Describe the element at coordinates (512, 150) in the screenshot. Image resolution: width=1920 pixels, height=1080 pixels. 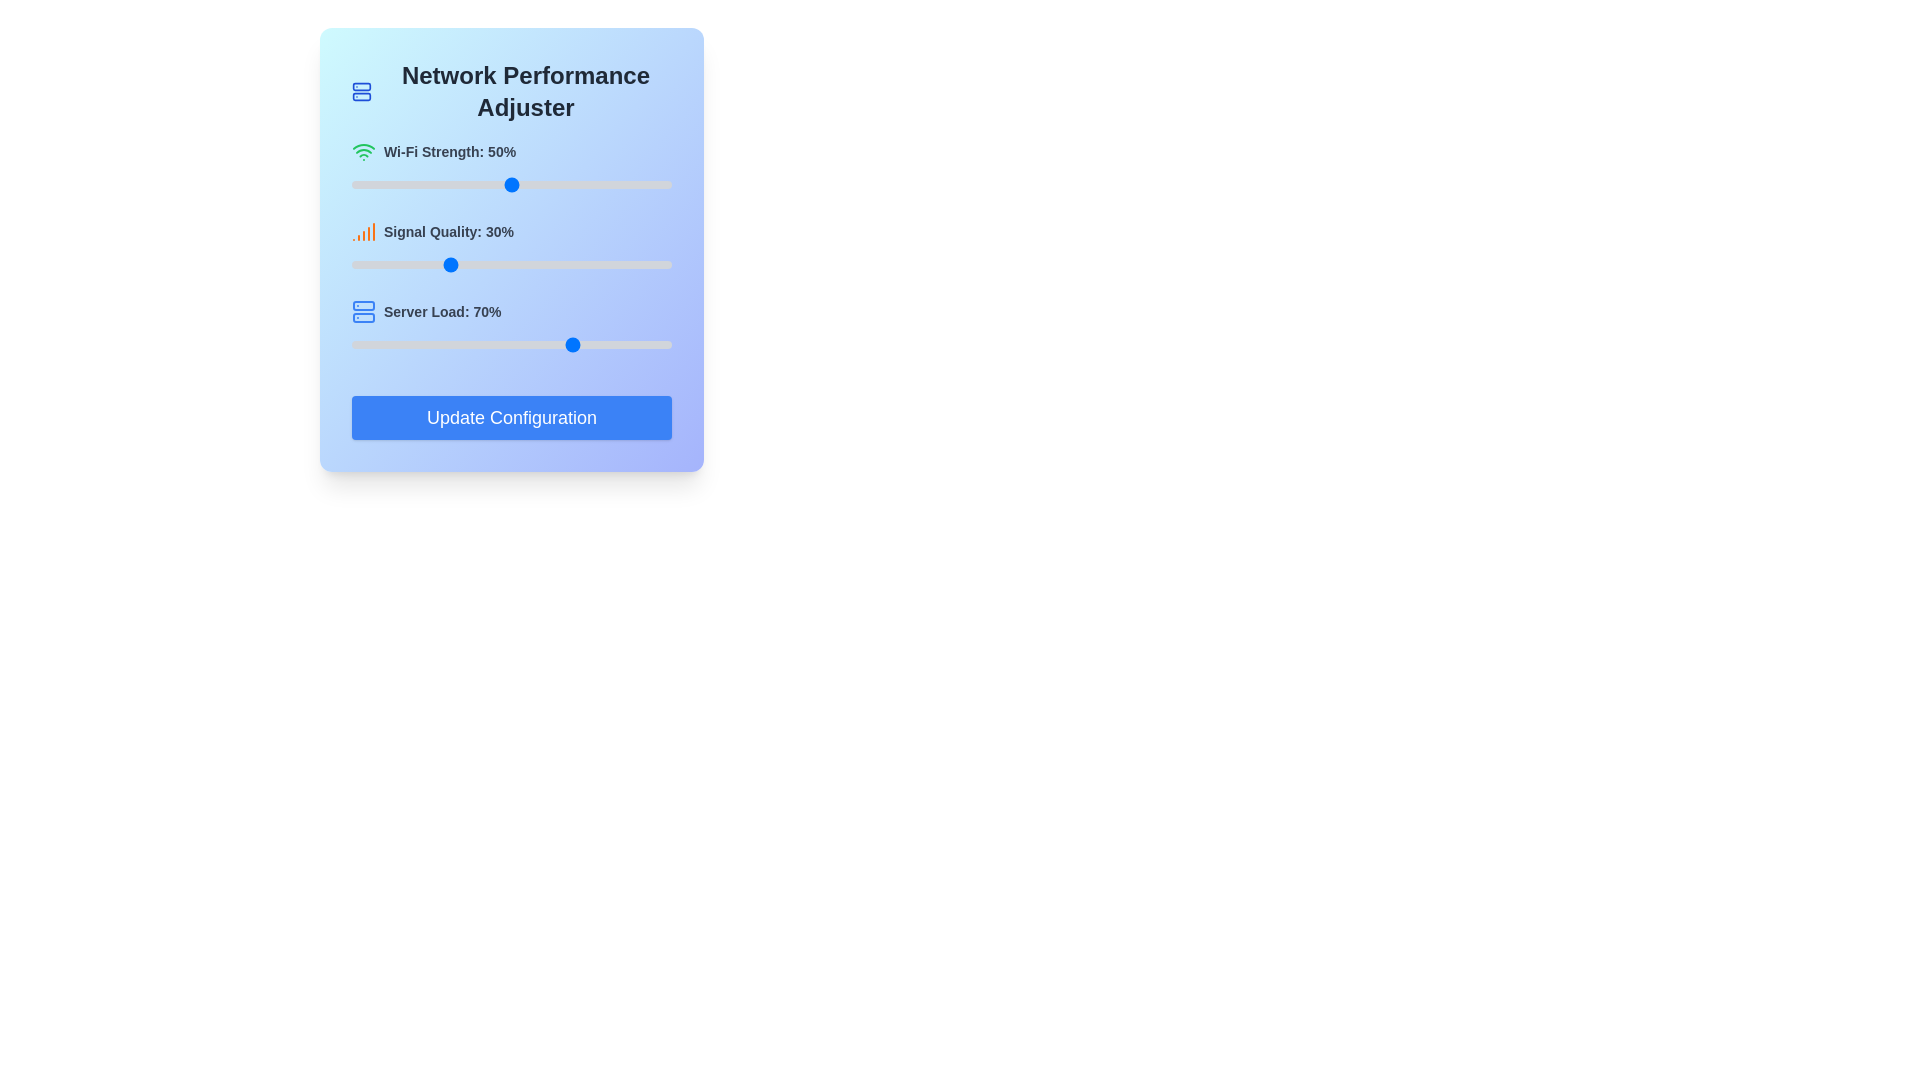
I see `the 'Wi-Fi Strength: 50%' text label with a green Wi-Fi signal icon, which is the first item in the 'Network Performance Adjuster' section` at that location.